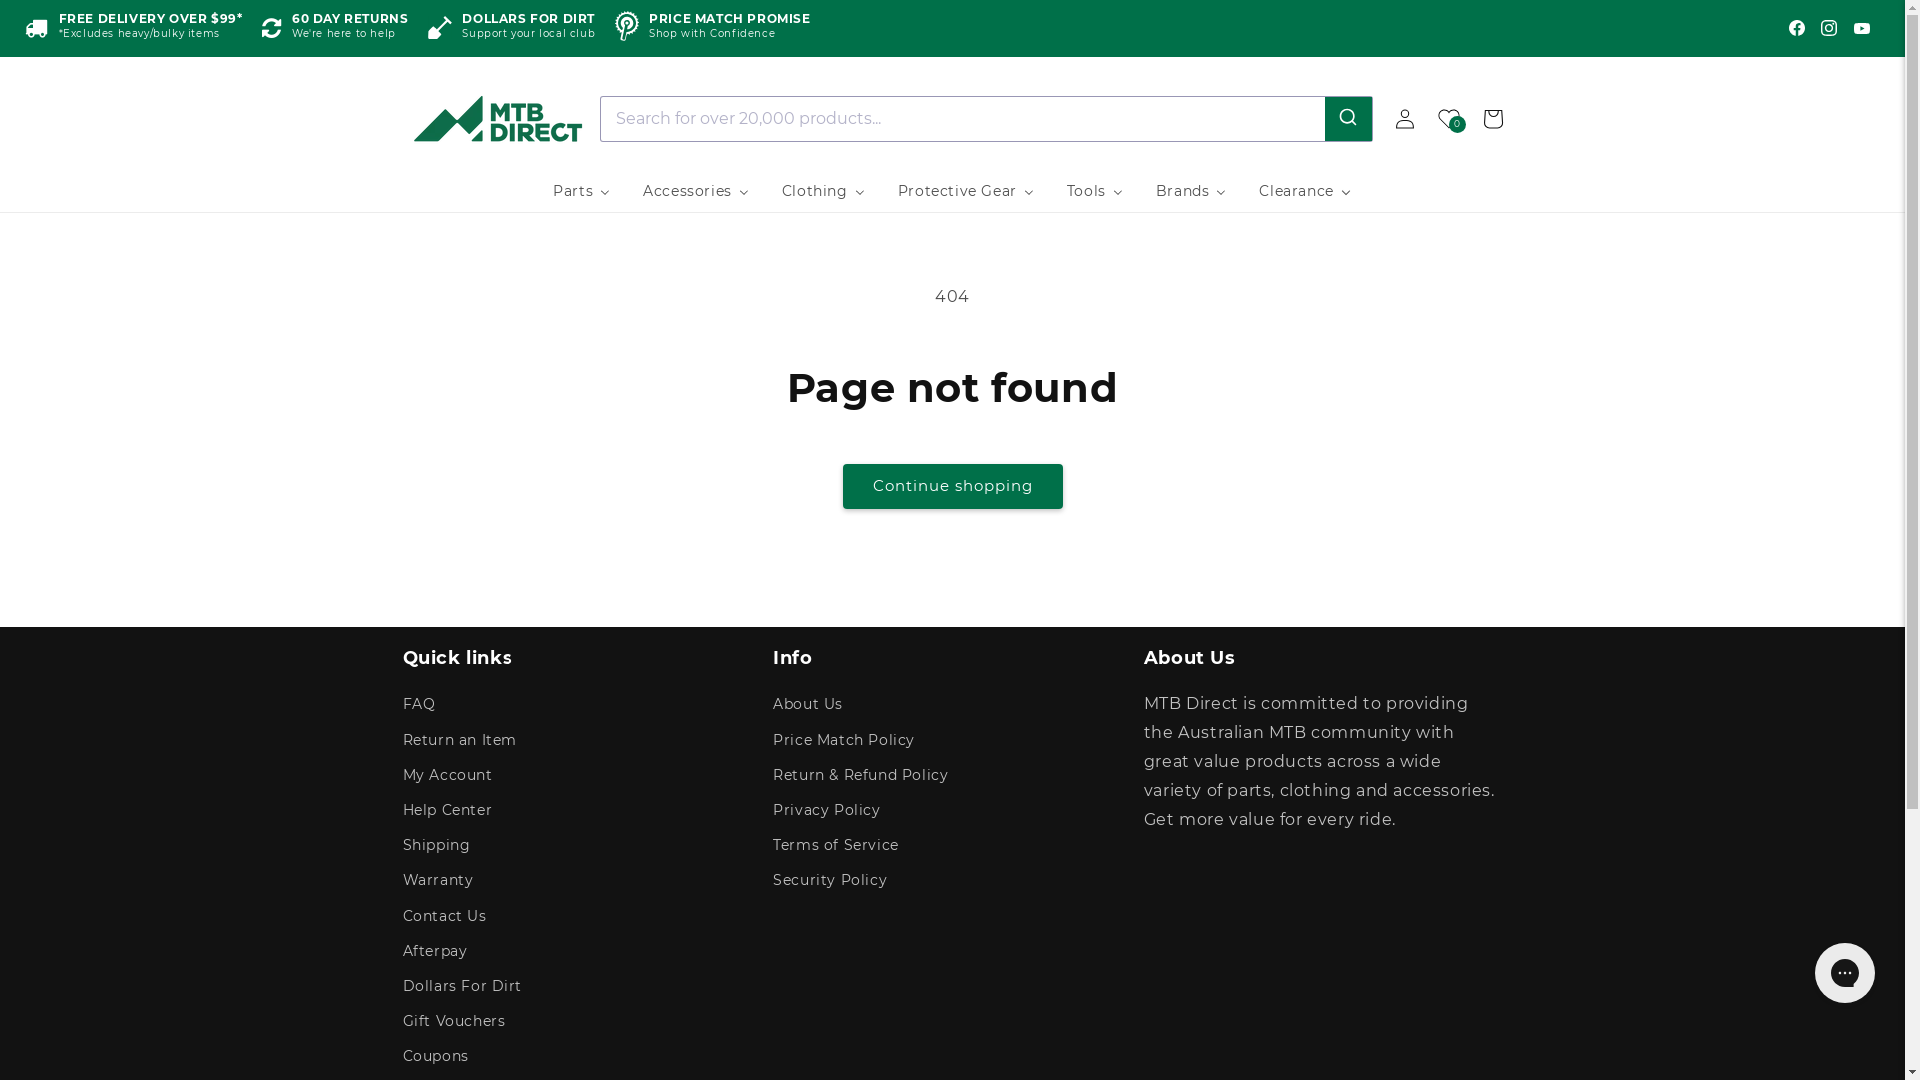  Describe the element at coordinates (458, 740) in the screenshot. I see `'Return an Item'` at that location.